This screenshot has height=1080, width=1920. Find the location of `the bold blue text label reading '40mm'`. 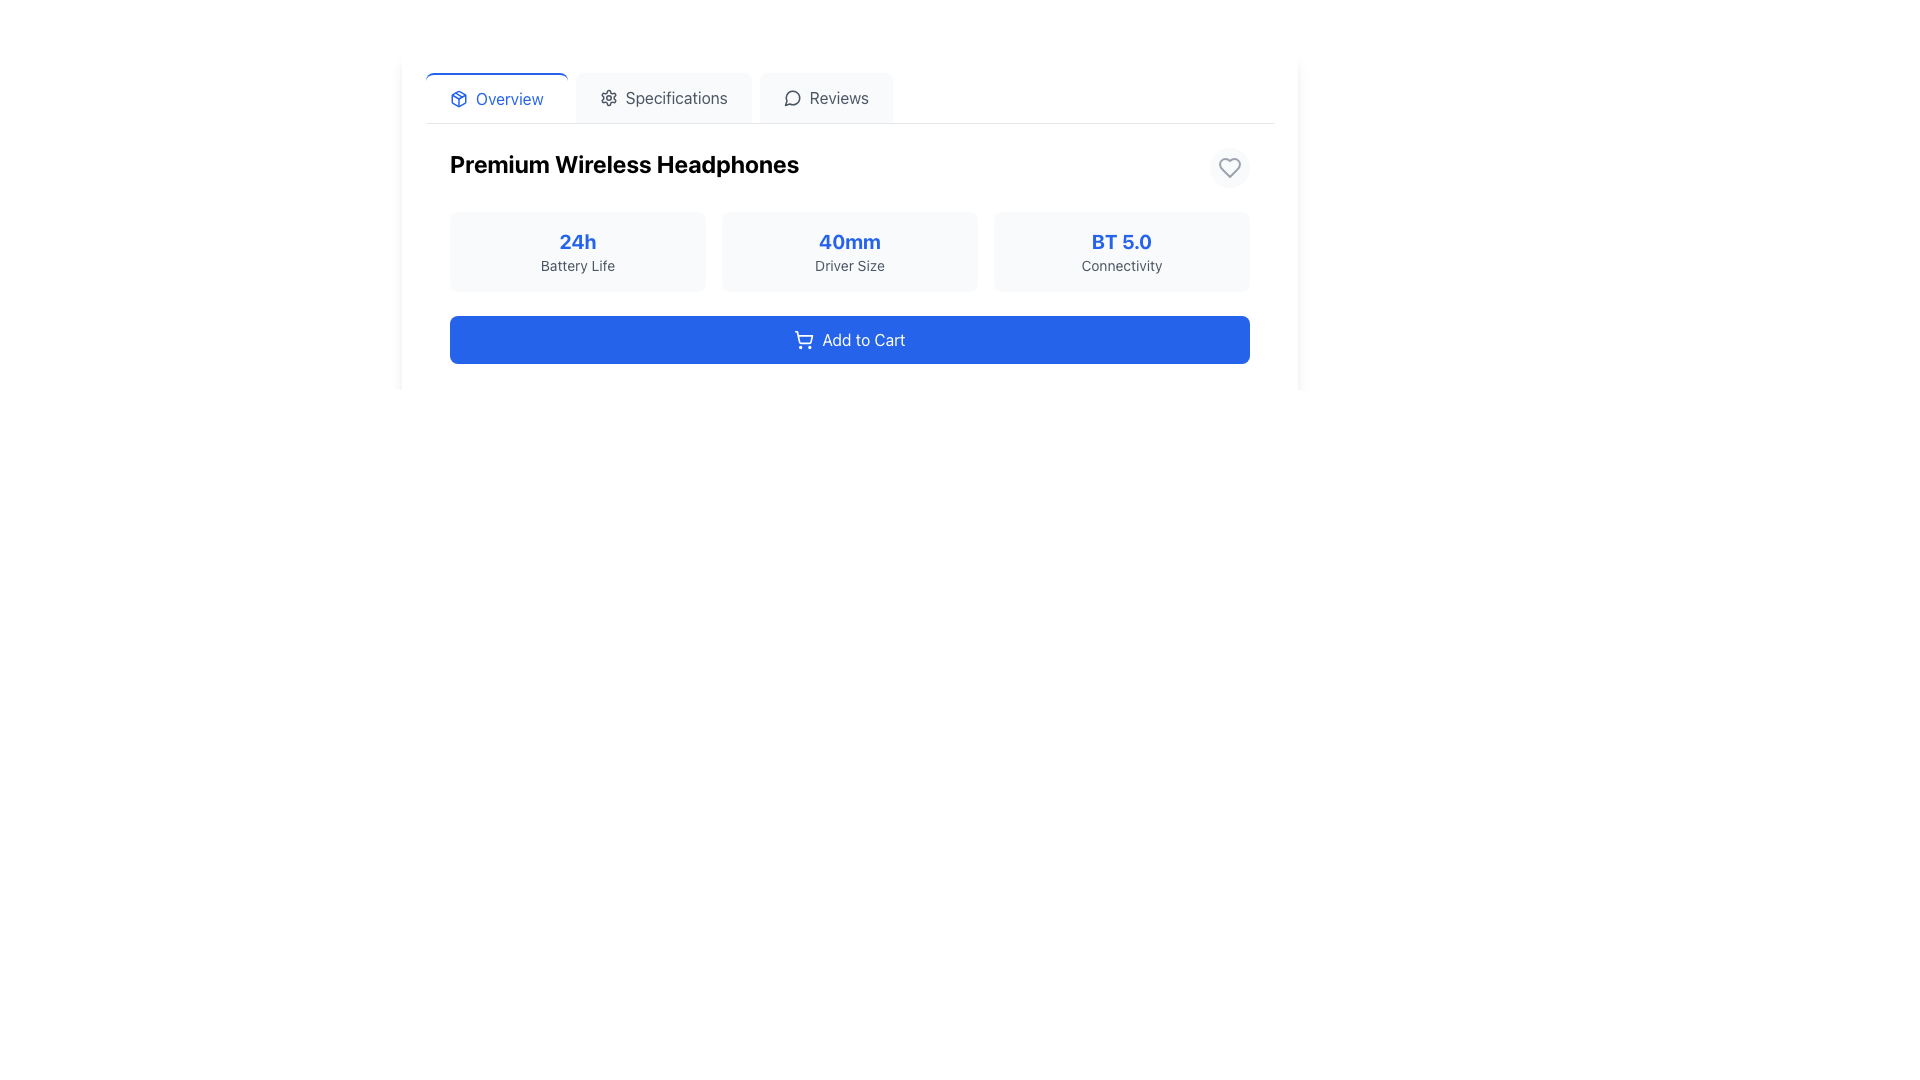

the bold blue text label reading '40mm' is located at coordinates (849, 241).